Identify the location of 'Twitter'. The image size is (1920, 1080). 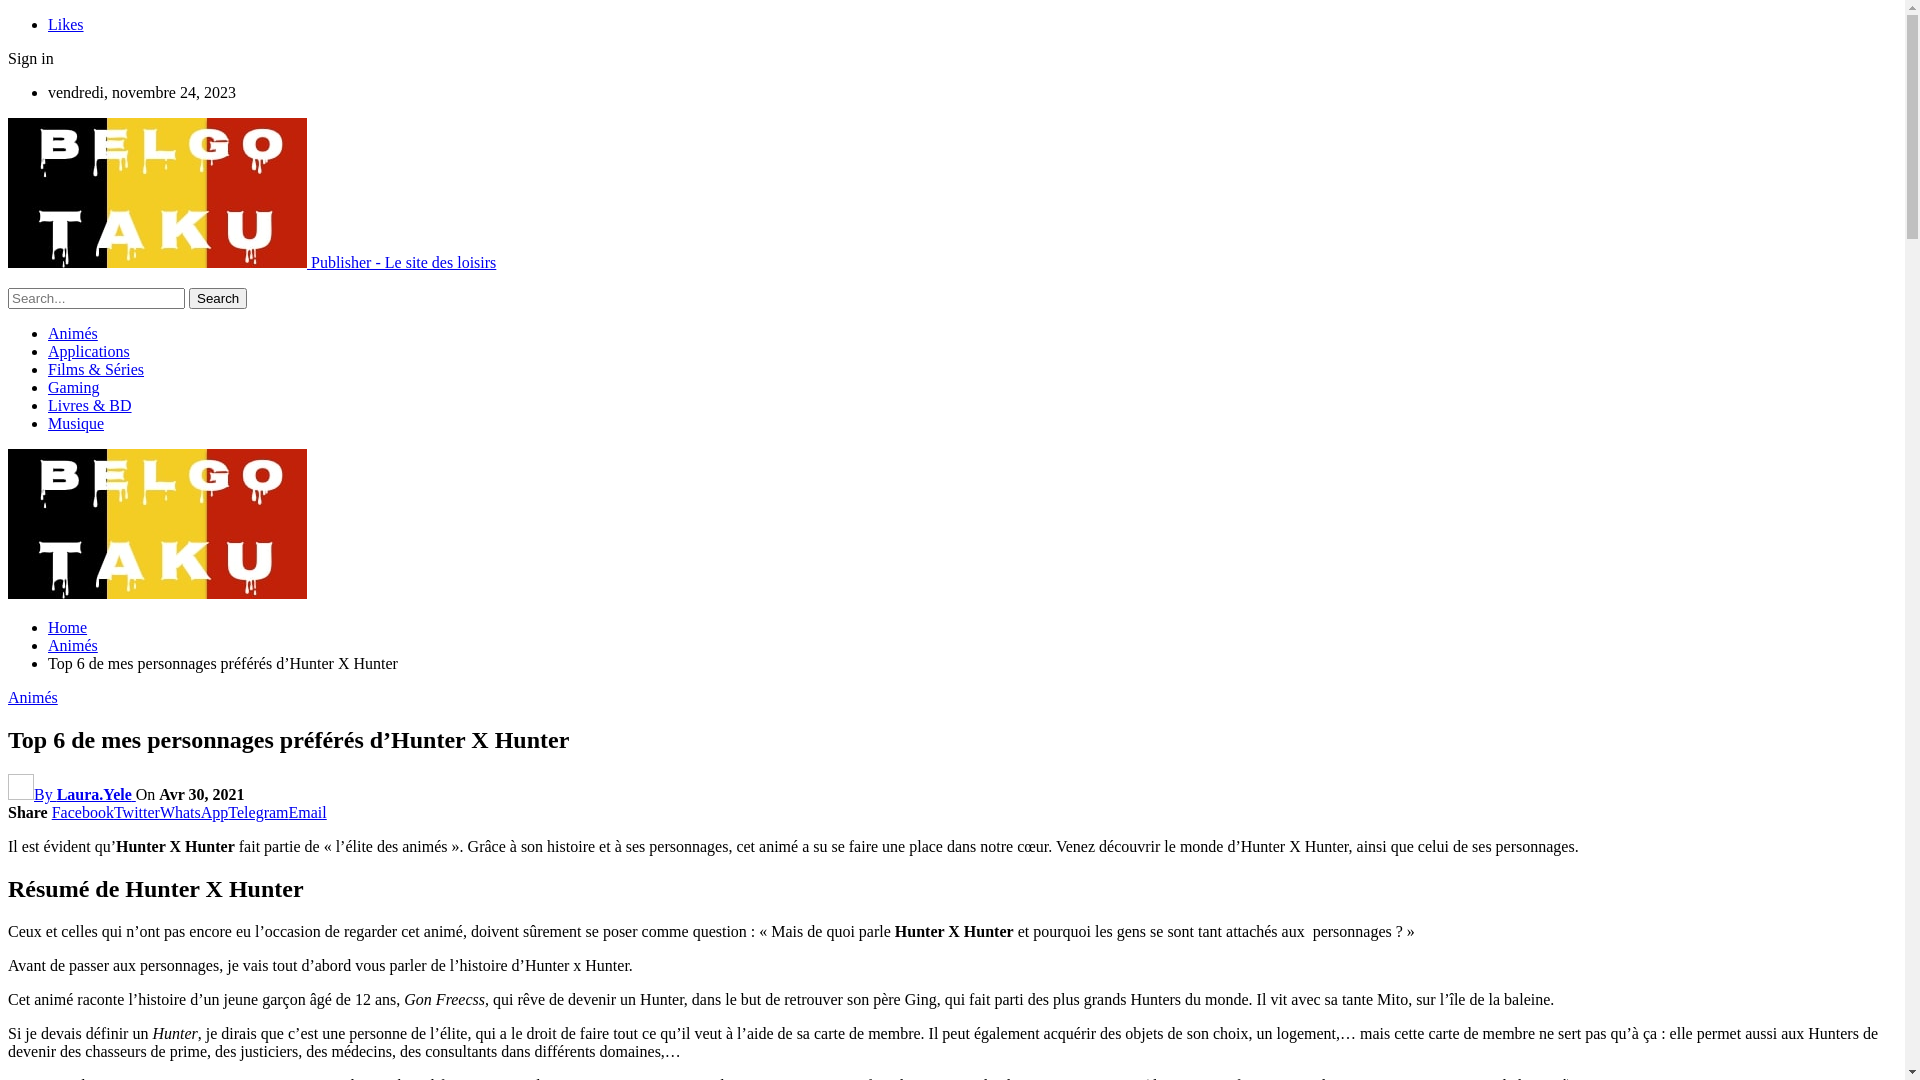
(136, 812).